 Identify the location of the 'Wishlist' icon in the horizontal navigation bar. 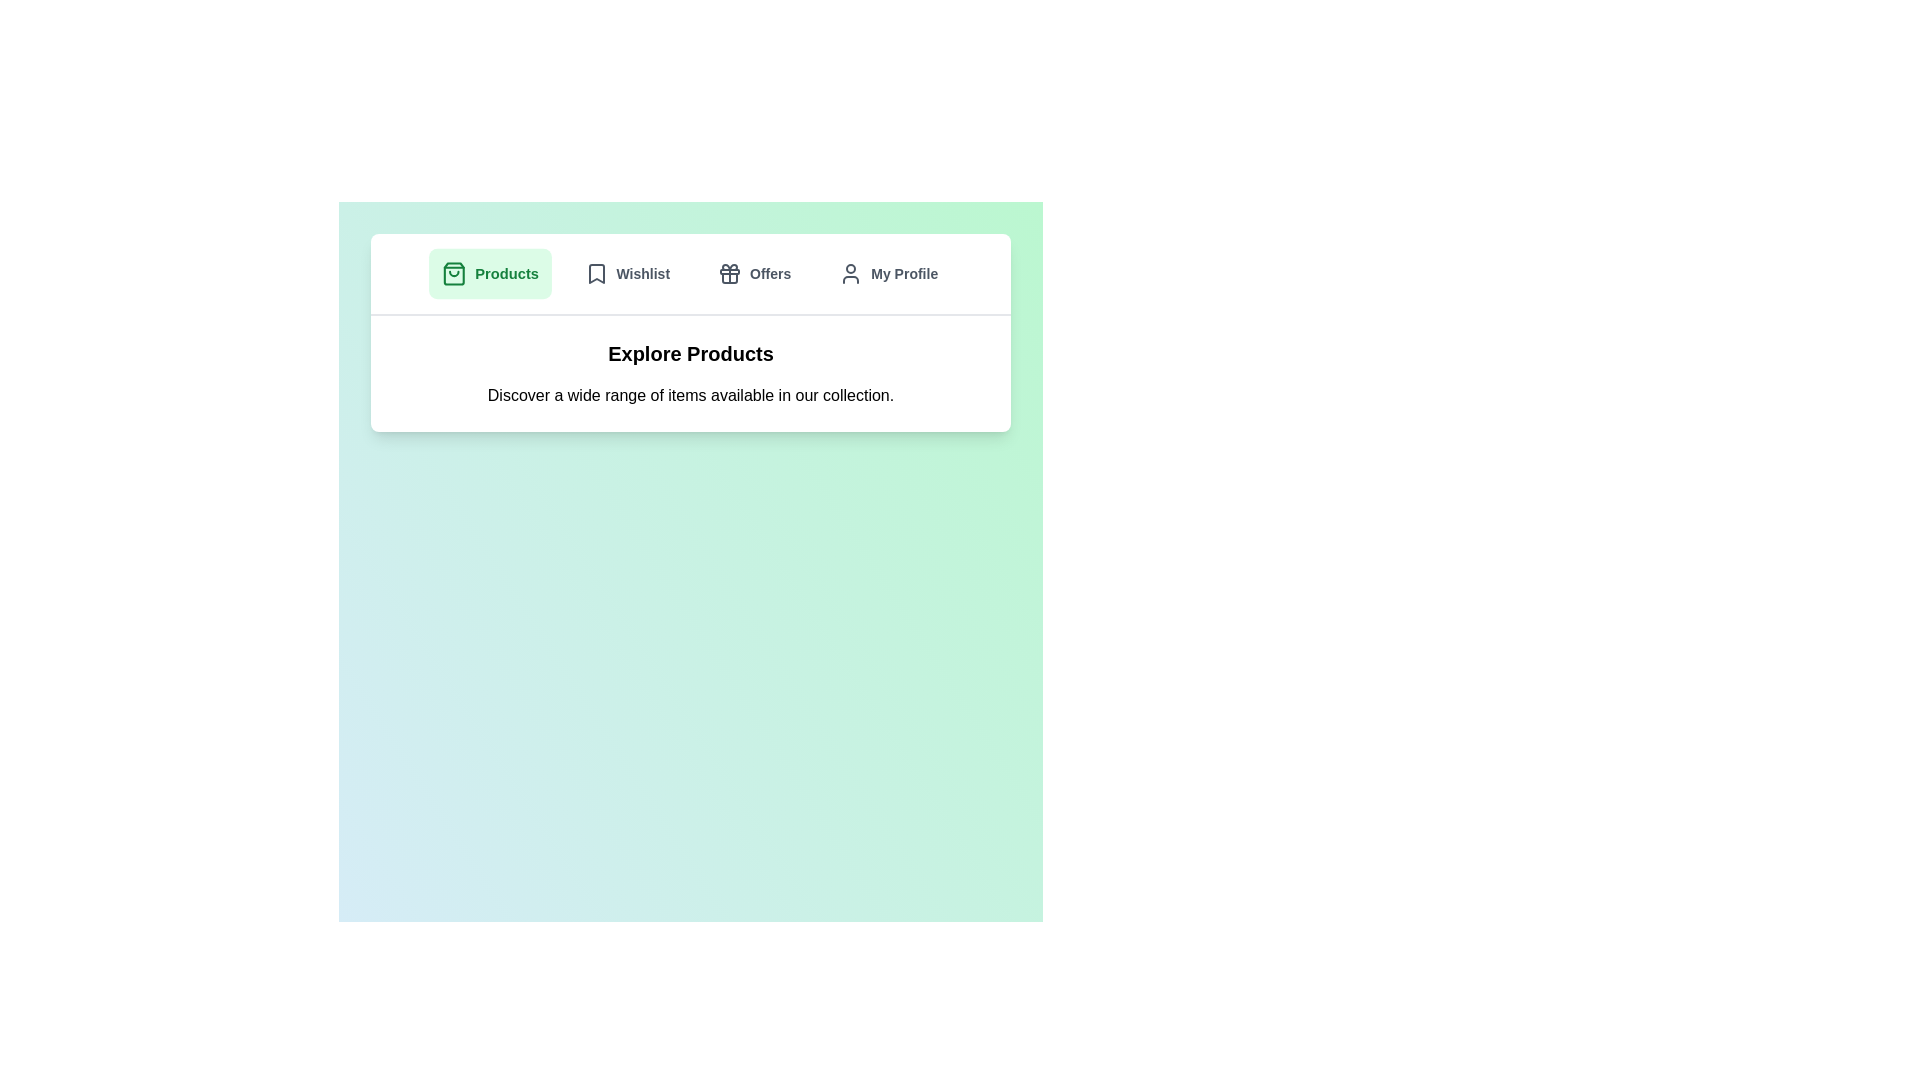
(595, 273).